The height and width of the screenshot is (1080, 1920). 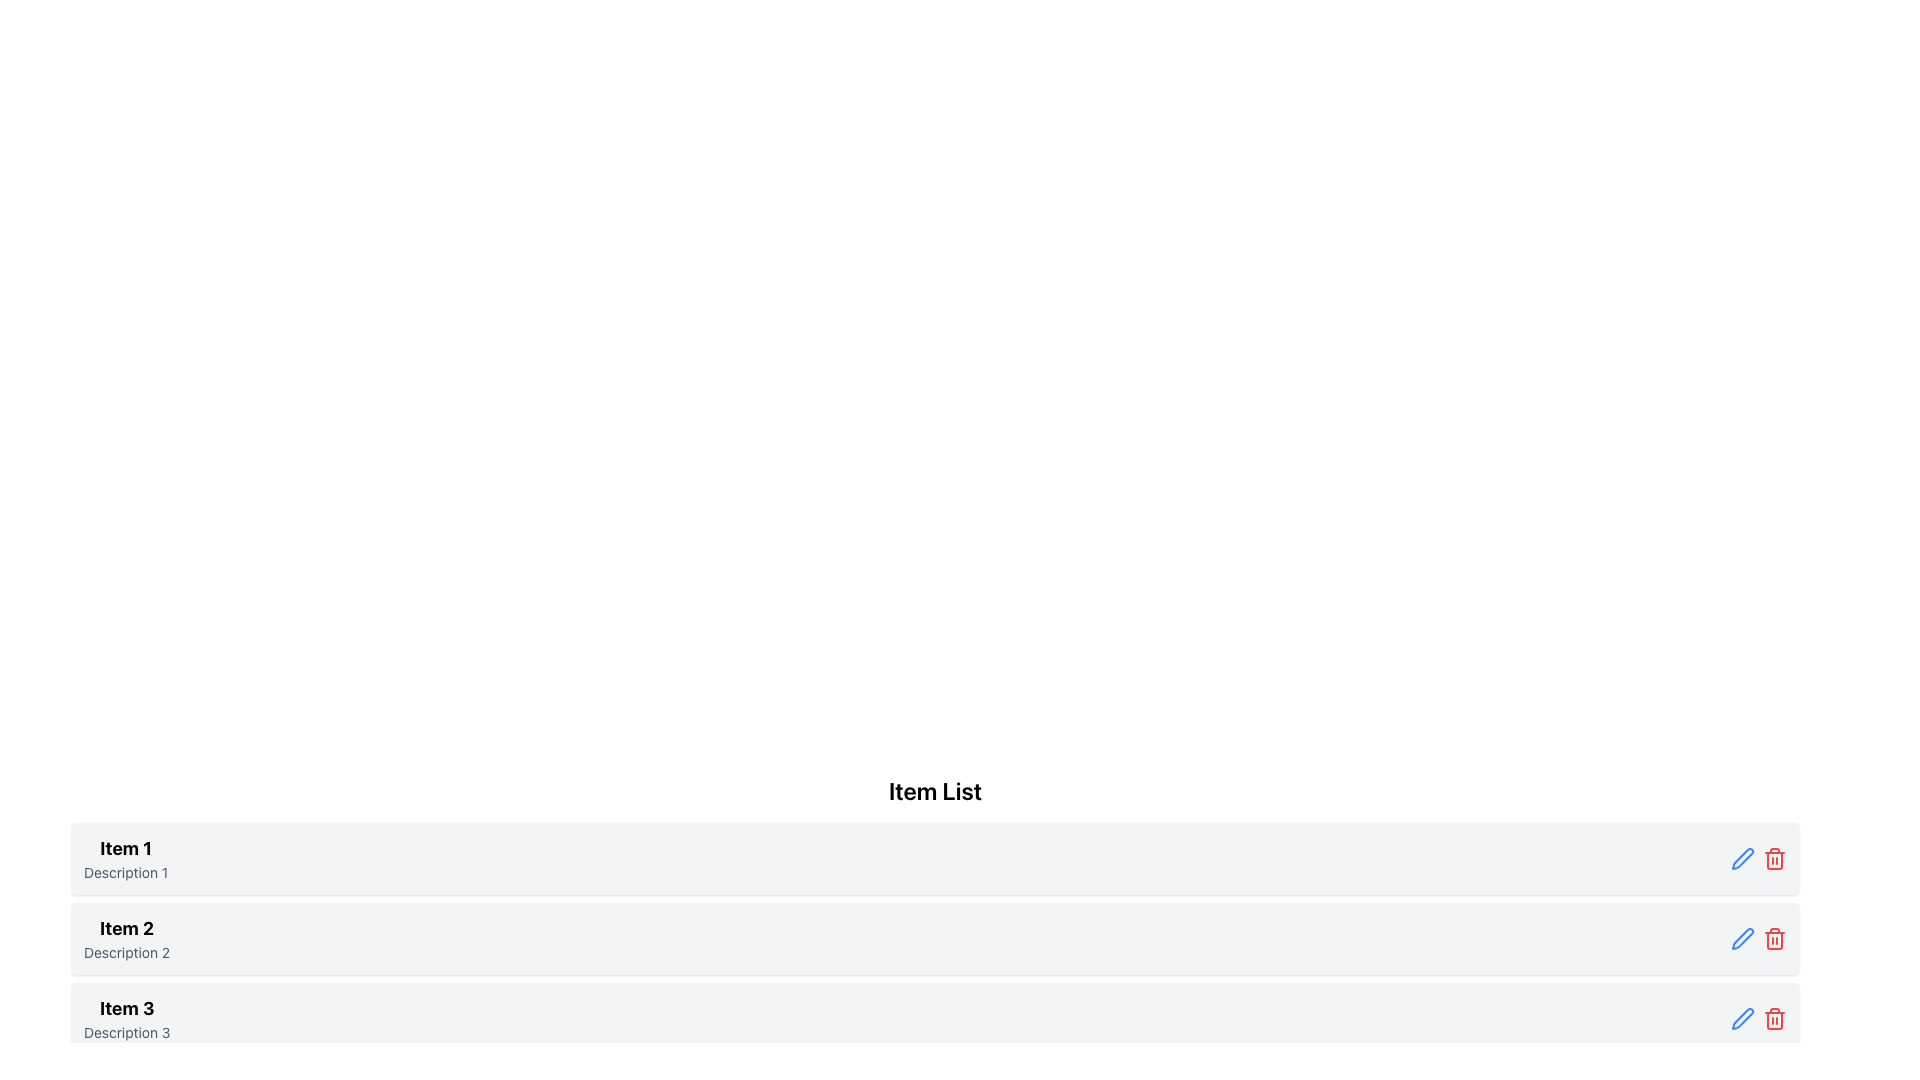 I want to click on the vibrant blue pen icon located inside the third list item to initiate editing, so click(x=1741, y=938).